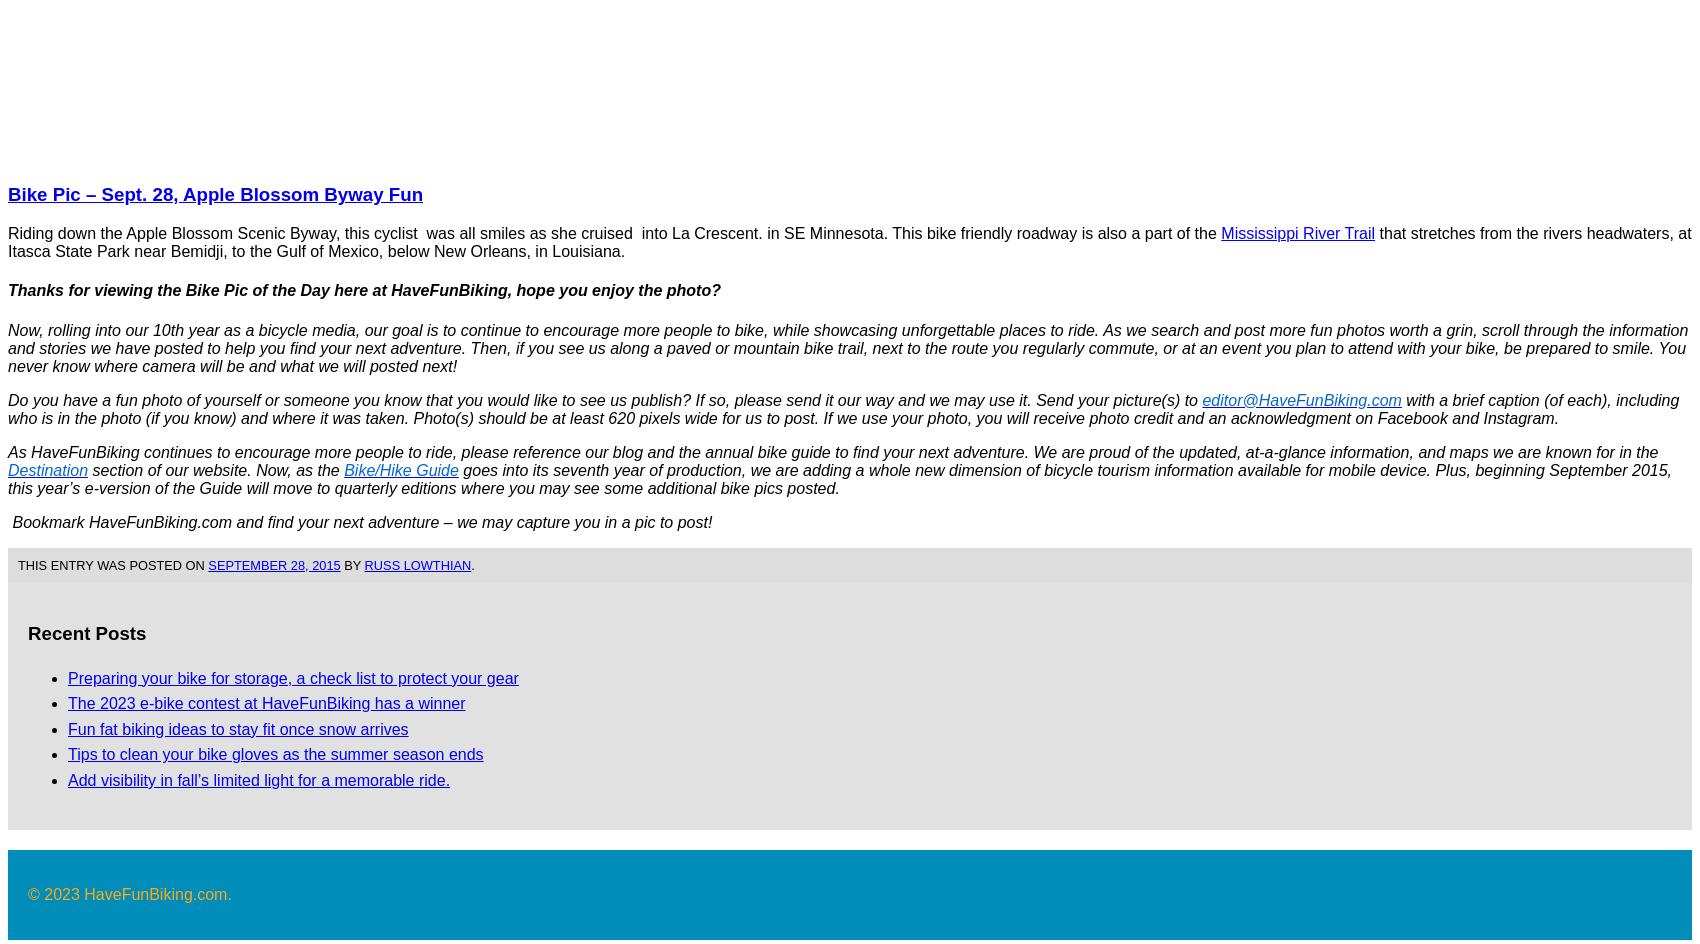 This screenshot has width=1700, height=944. I want to click on 'Fun fat biking ideas to stay fit once snow arrives', so click(238, 728).